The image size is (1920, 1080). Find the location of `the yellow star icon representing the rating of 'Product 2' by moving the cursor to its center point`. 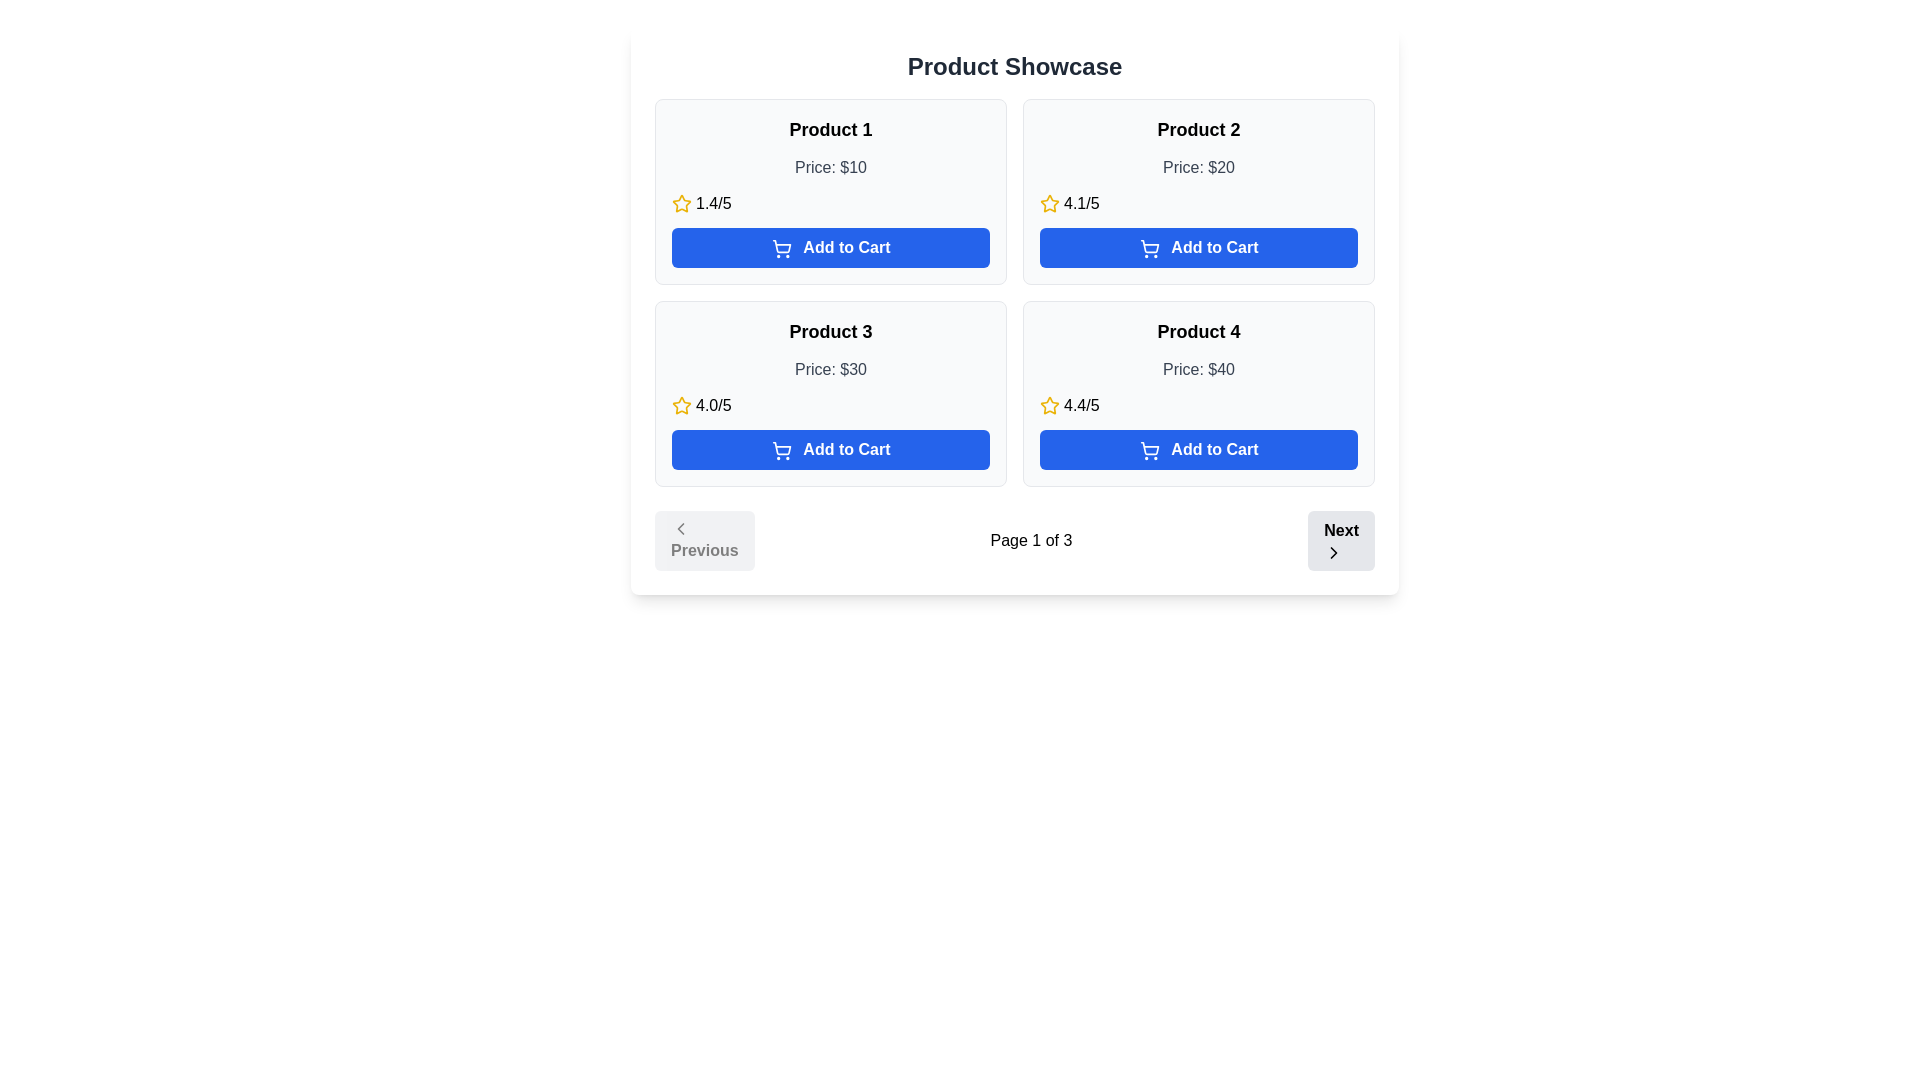

the yellow star icon representing the rating of 'Product 2' by moving the cursor to its center point is located at coordinates (1049, 203).